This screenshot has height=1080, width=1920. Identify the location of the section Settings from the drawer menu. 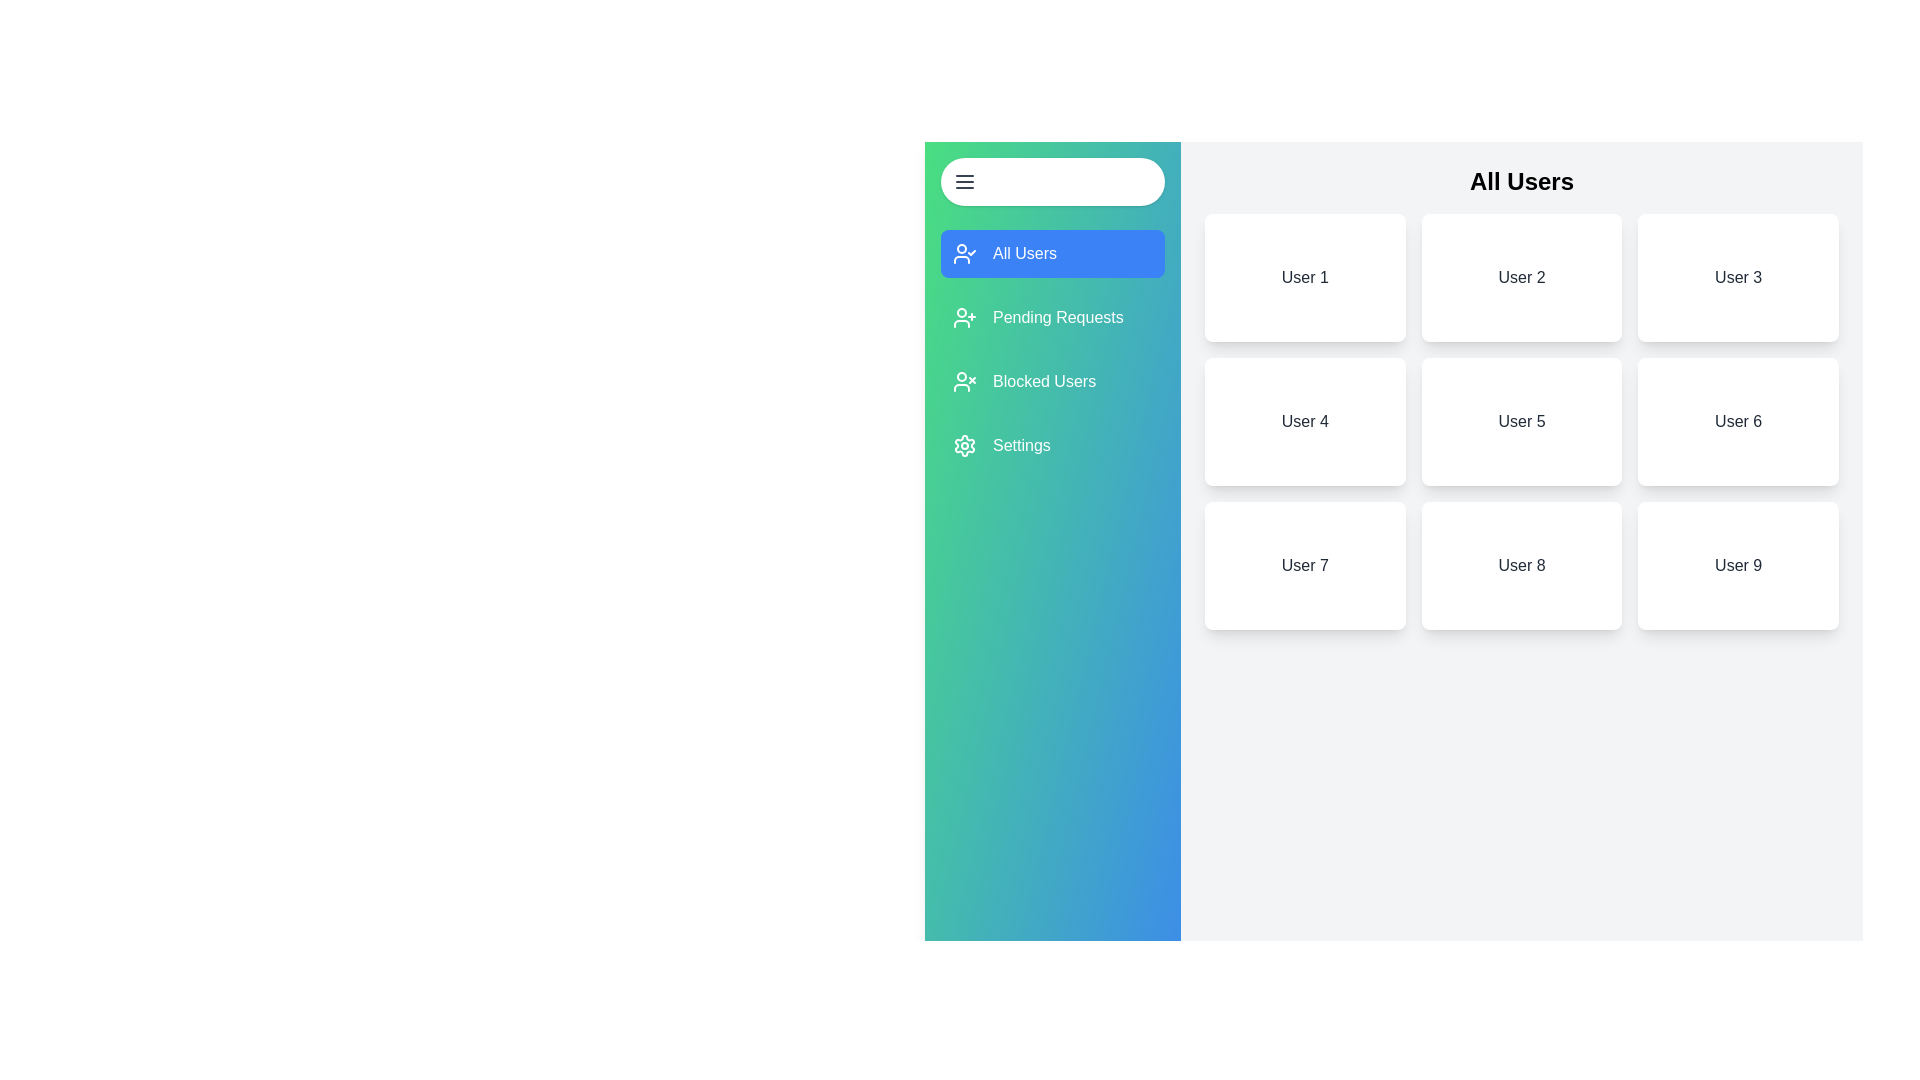
(1051, 445).